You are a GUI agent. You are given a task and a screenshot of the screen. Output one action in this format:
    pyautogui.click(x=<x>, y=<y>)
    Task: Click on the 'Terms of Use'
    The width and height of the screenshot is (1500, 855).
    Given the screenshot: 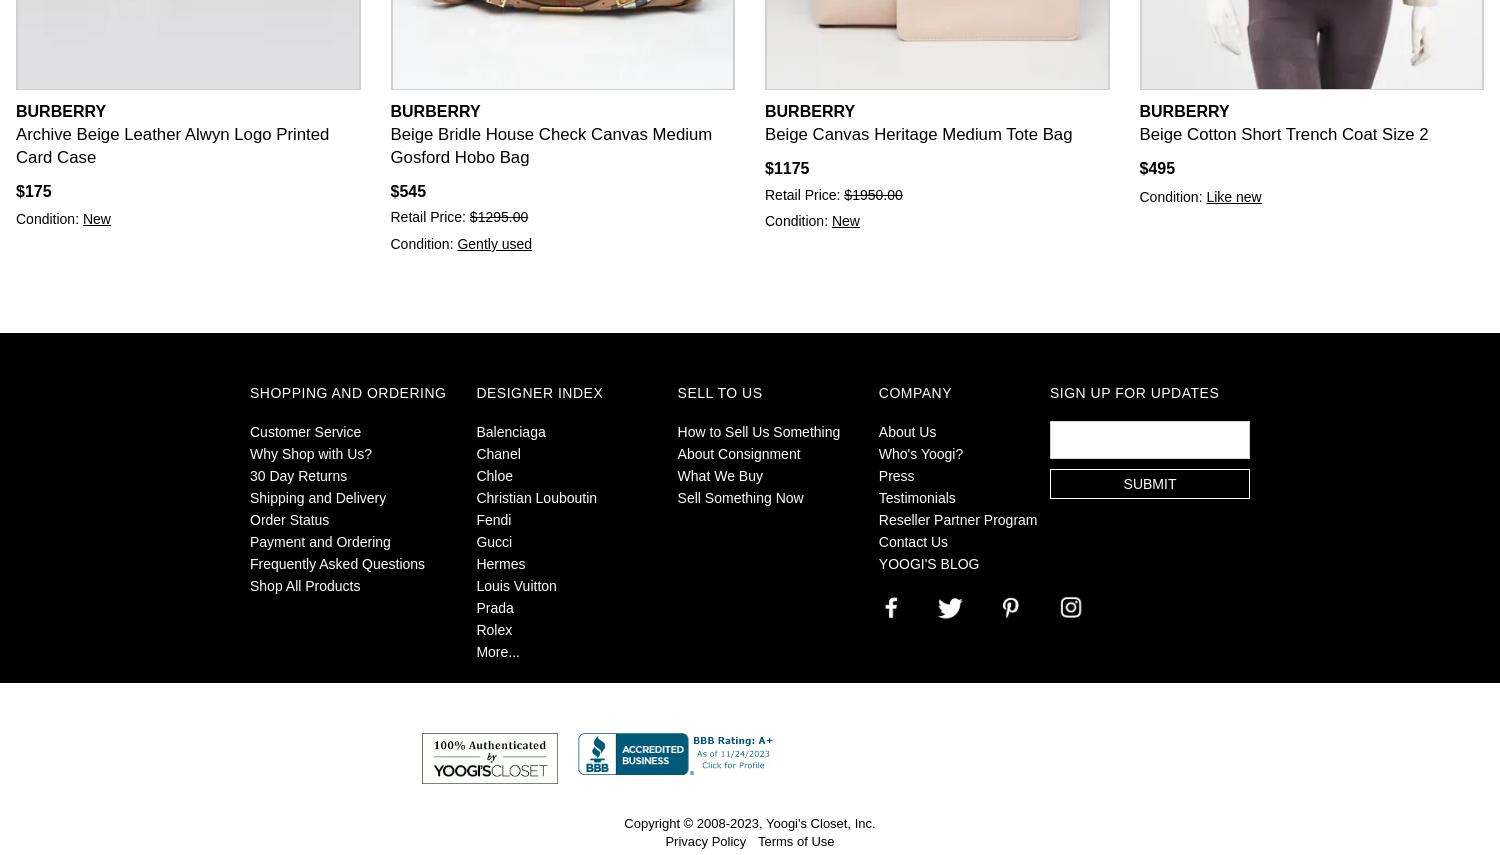 What is the action you would take?
    pyautogui.click(x=795, y=840)
    